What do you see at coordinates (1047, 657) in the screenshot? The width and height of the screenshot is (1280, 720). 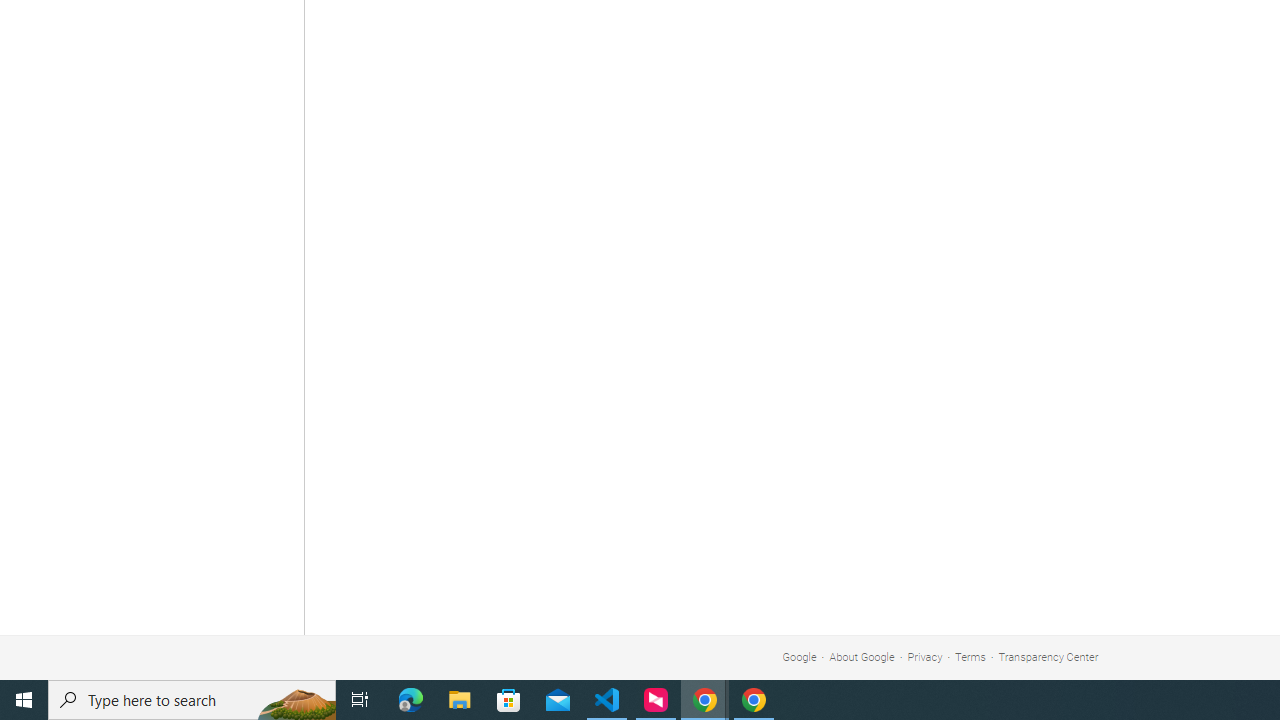 I see `'Transparency Center'` at bounding box center [1047, 657].